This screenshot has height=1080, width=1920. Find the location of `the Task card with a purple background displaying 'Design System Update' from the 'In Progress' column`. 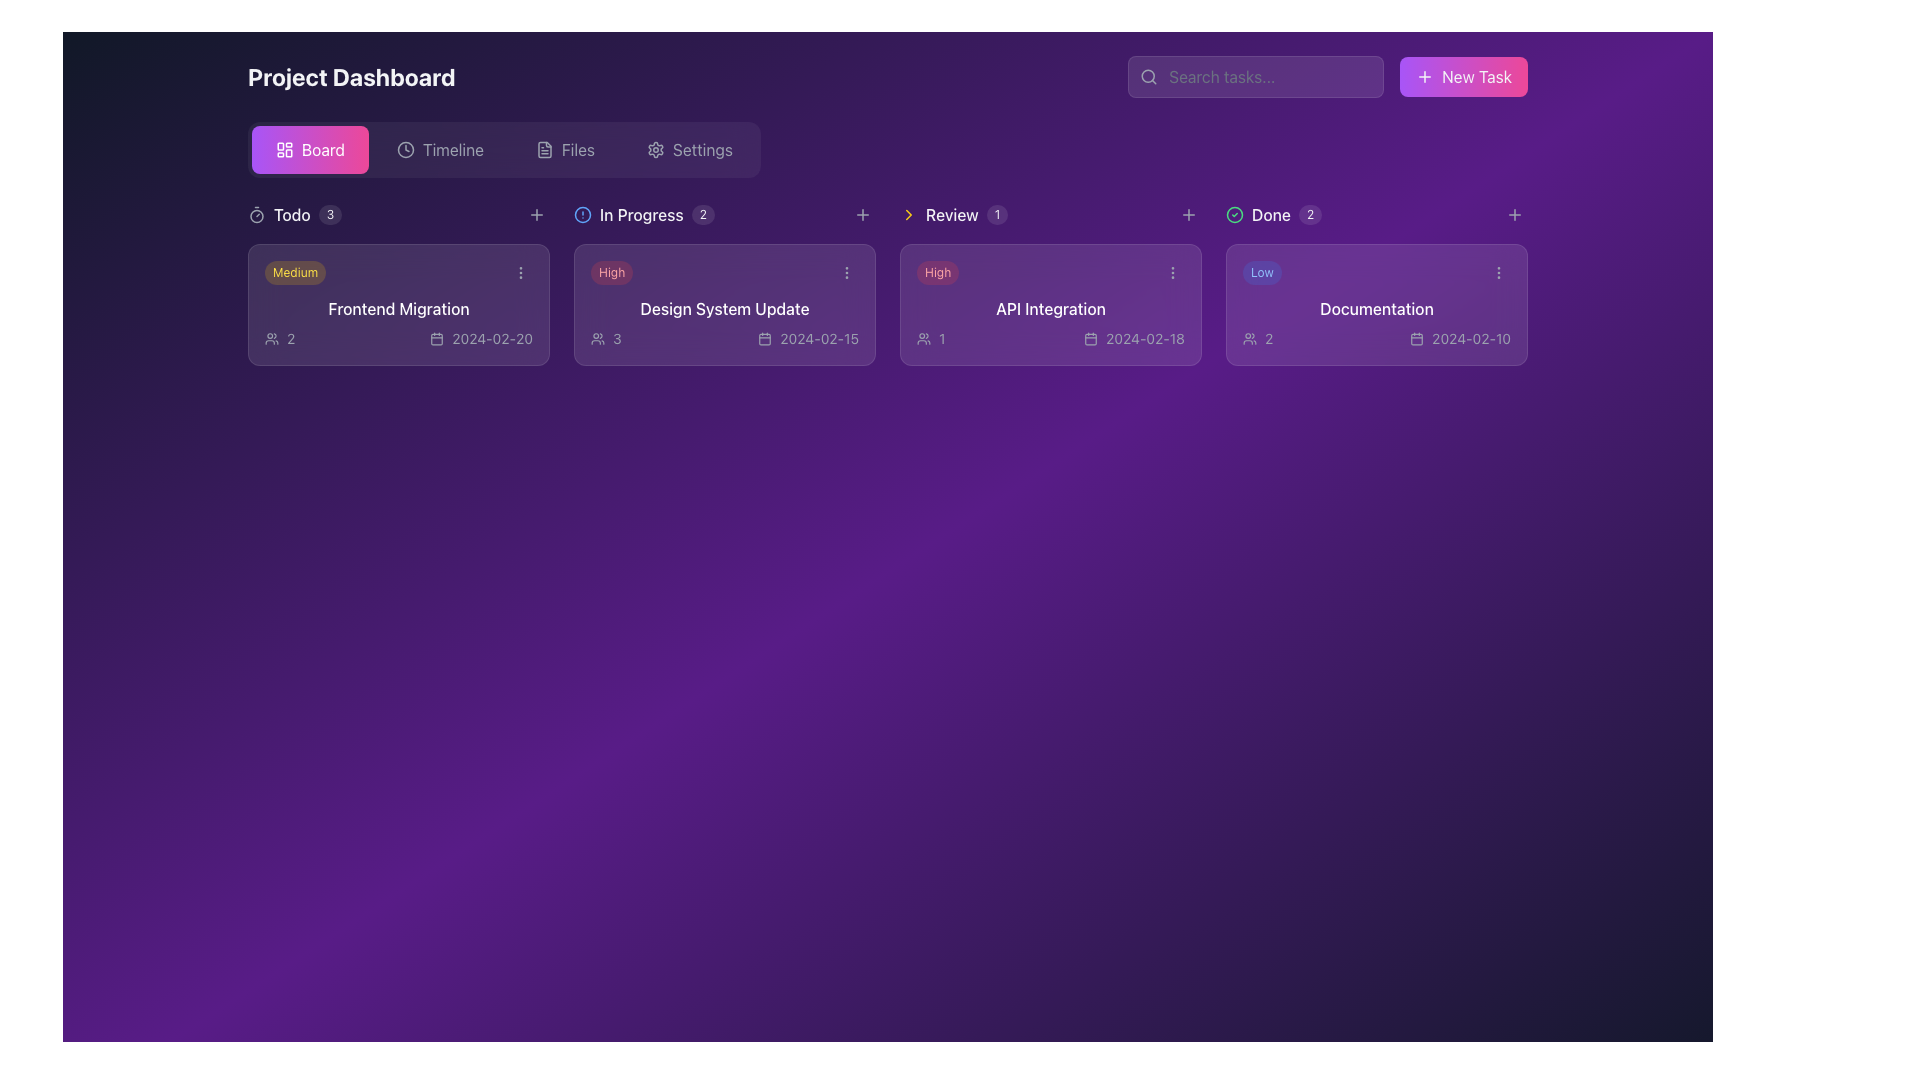

the Task card with a purple background displaying 'Design System Update' from the 'In Progress' column is located at coordinates (723, 284).